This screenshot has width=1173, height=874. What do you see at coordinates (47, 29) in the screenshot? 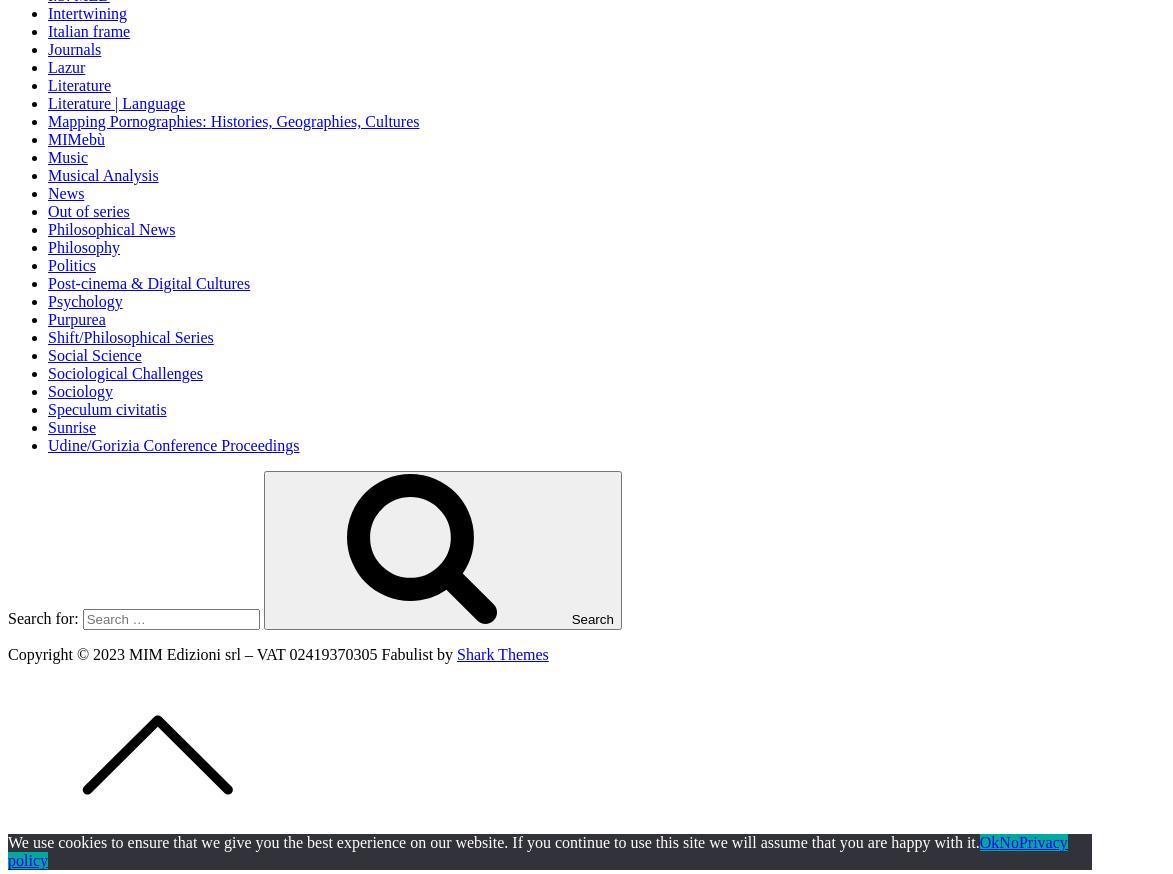
I see `'Italian frame'` at bounding box center [47, 29].